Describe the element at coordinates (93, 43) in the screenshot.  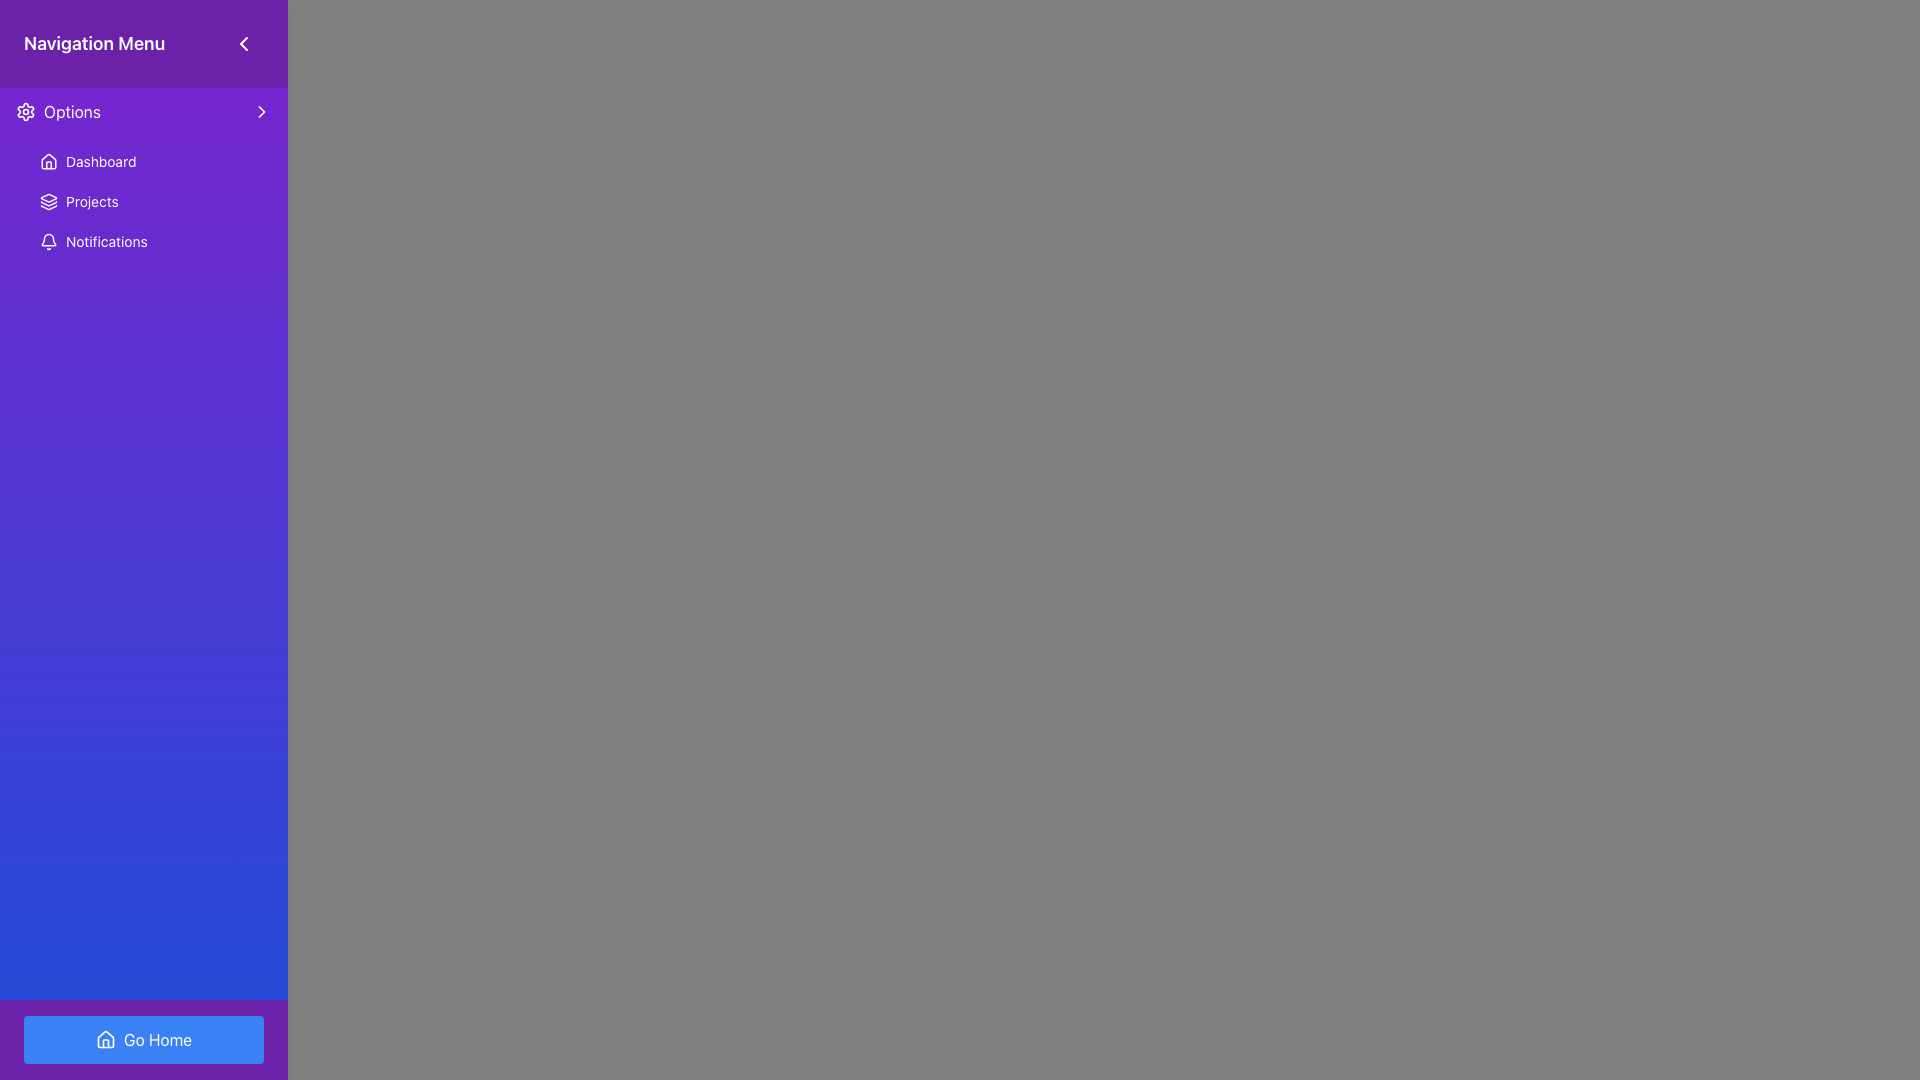
I see `the Static Text element that serves as the title for the navigation menu, located in the top-left corner of the interface` at that location.